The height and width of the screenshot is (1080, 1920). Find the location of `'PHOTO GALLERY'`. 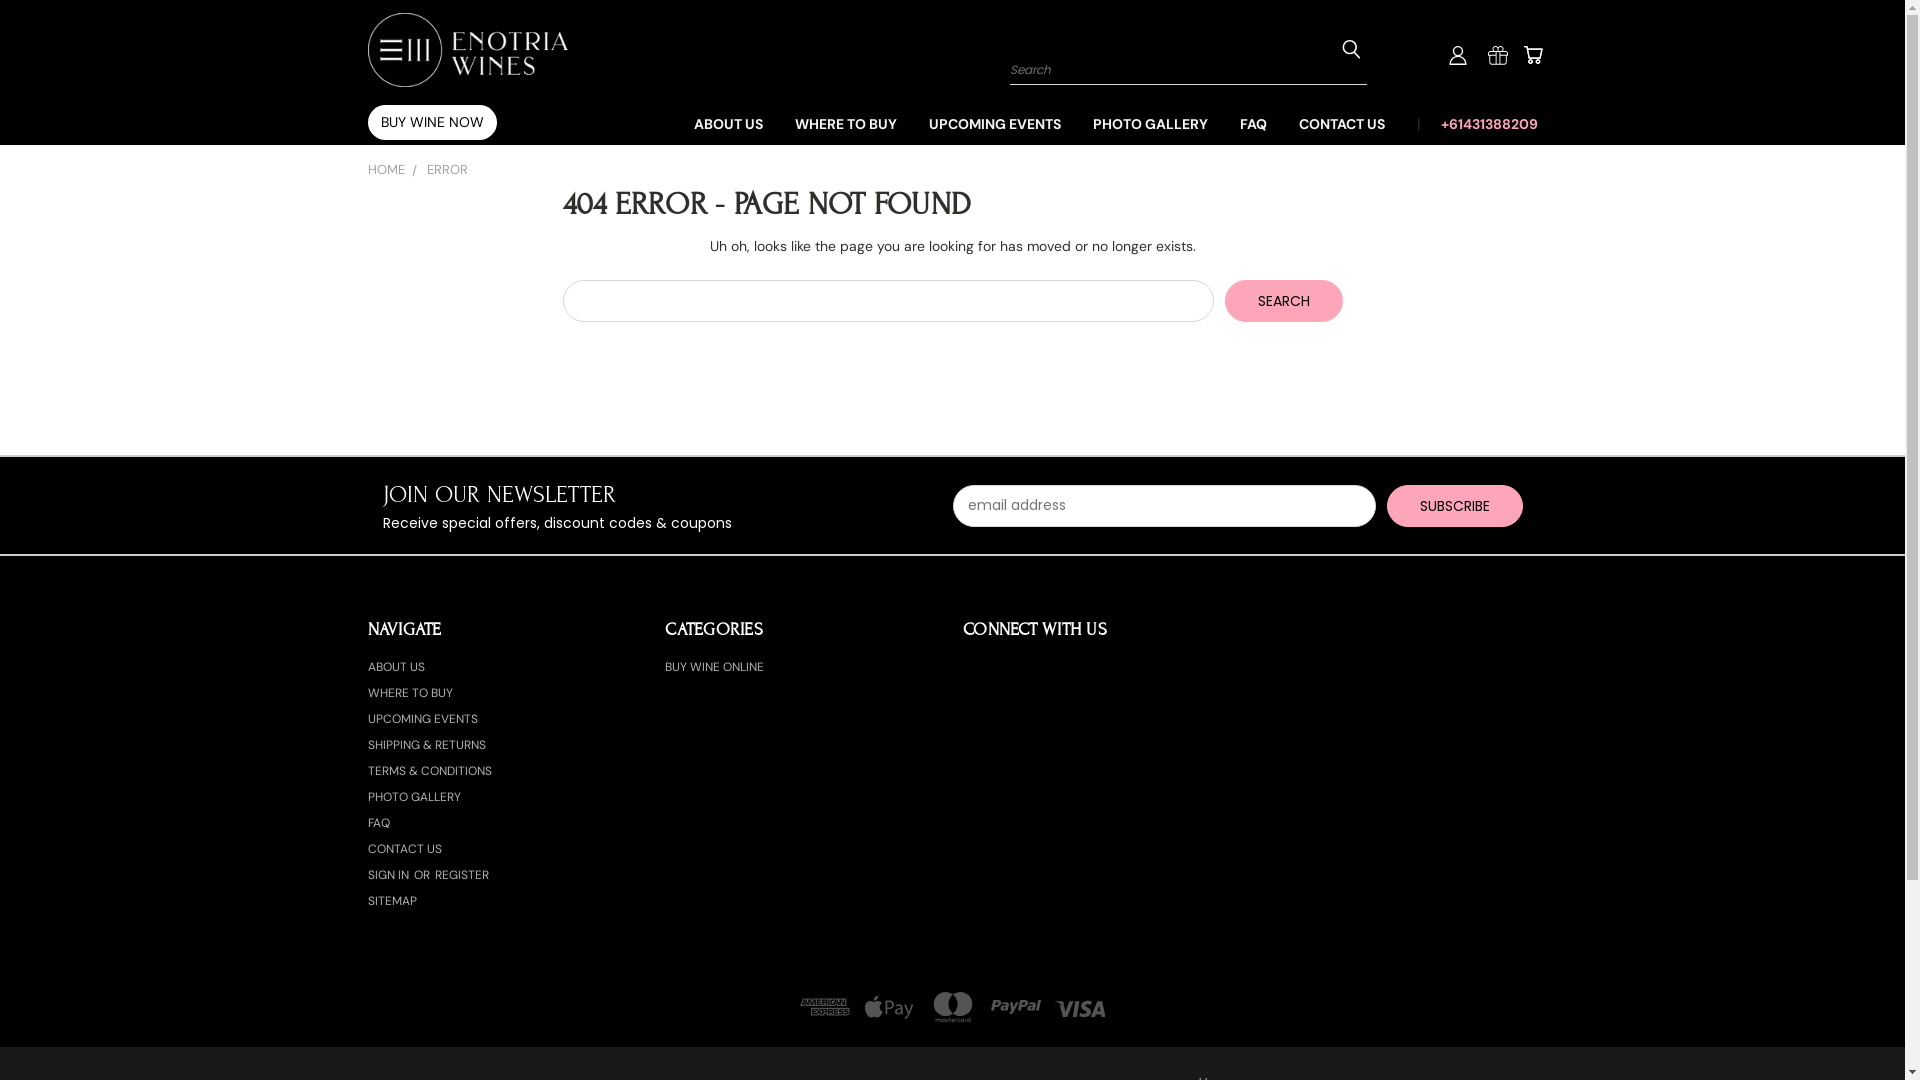

'PHOTO GALLERY' is located at coordinates (368, 800).